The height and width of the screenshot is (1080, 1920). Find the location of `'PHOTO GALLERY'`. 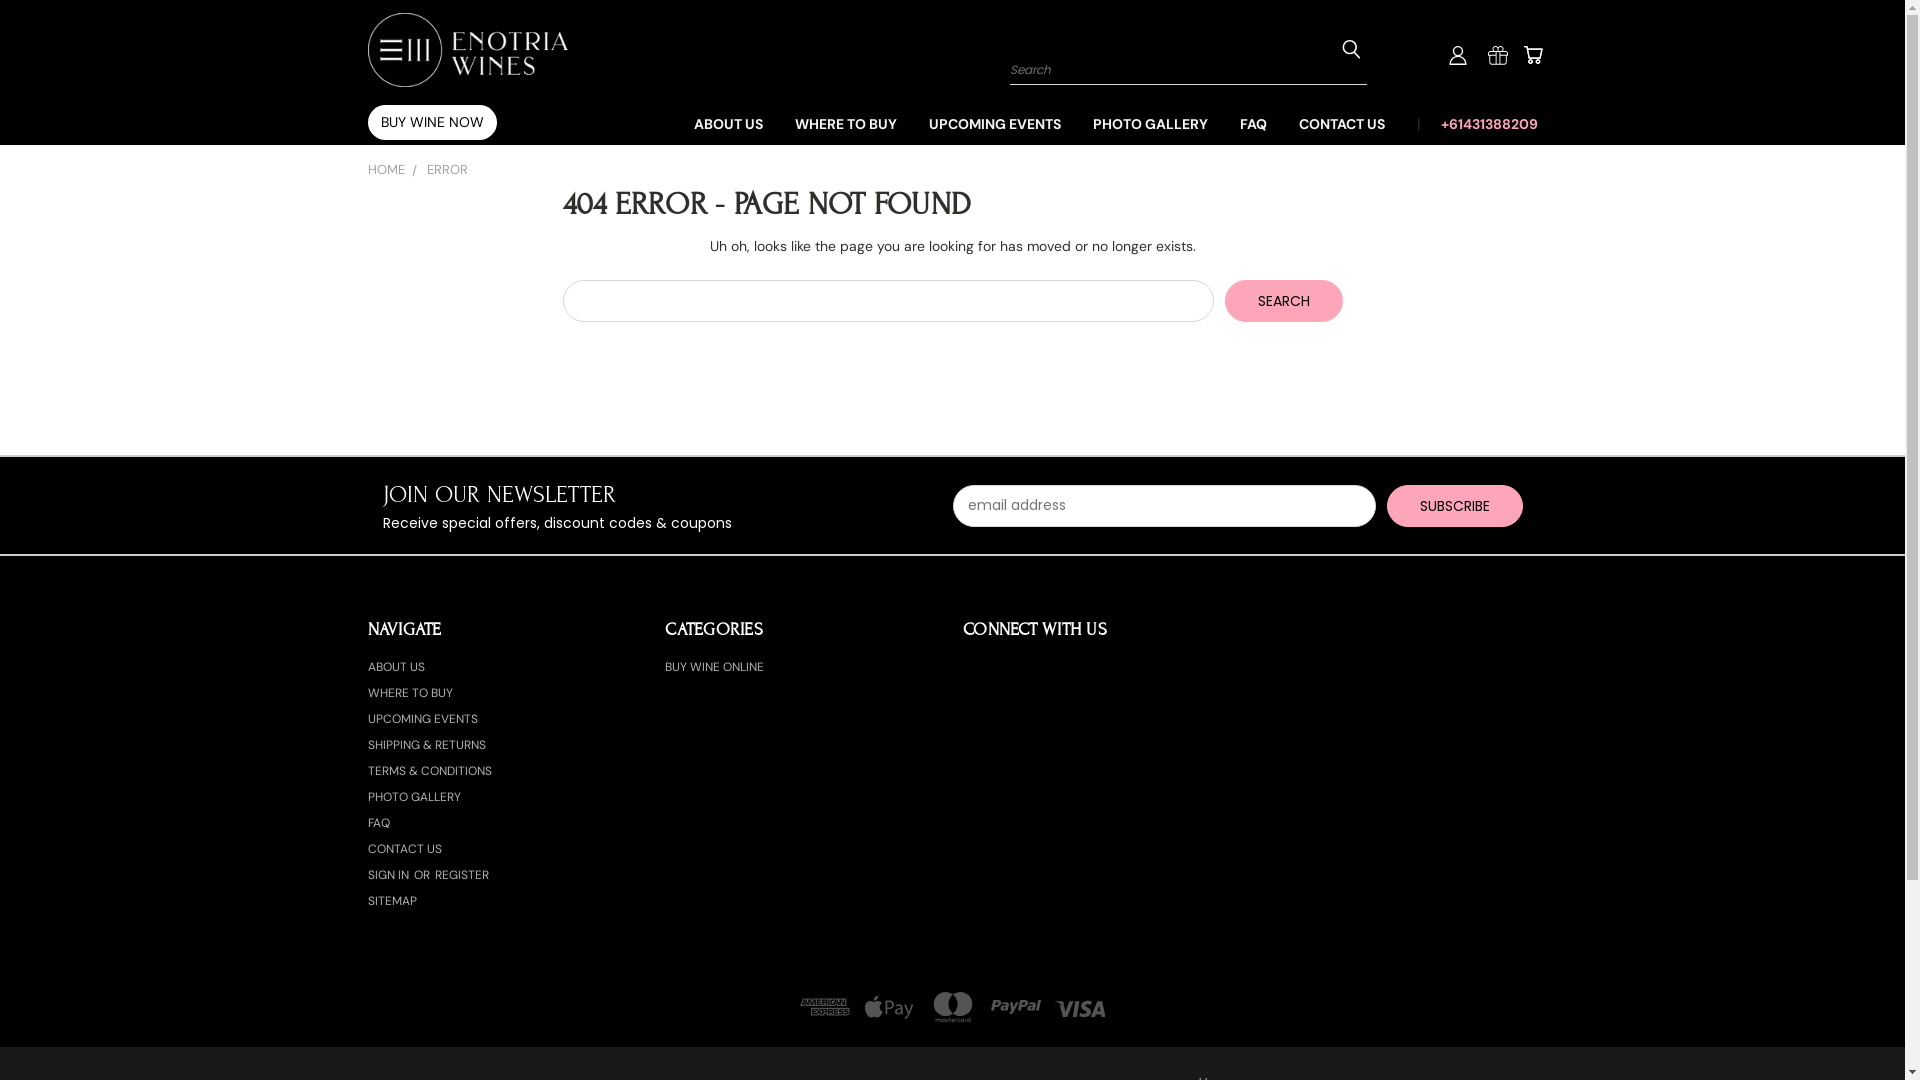

'PHOTO GALLERY' is located at coordinates (368, 800).